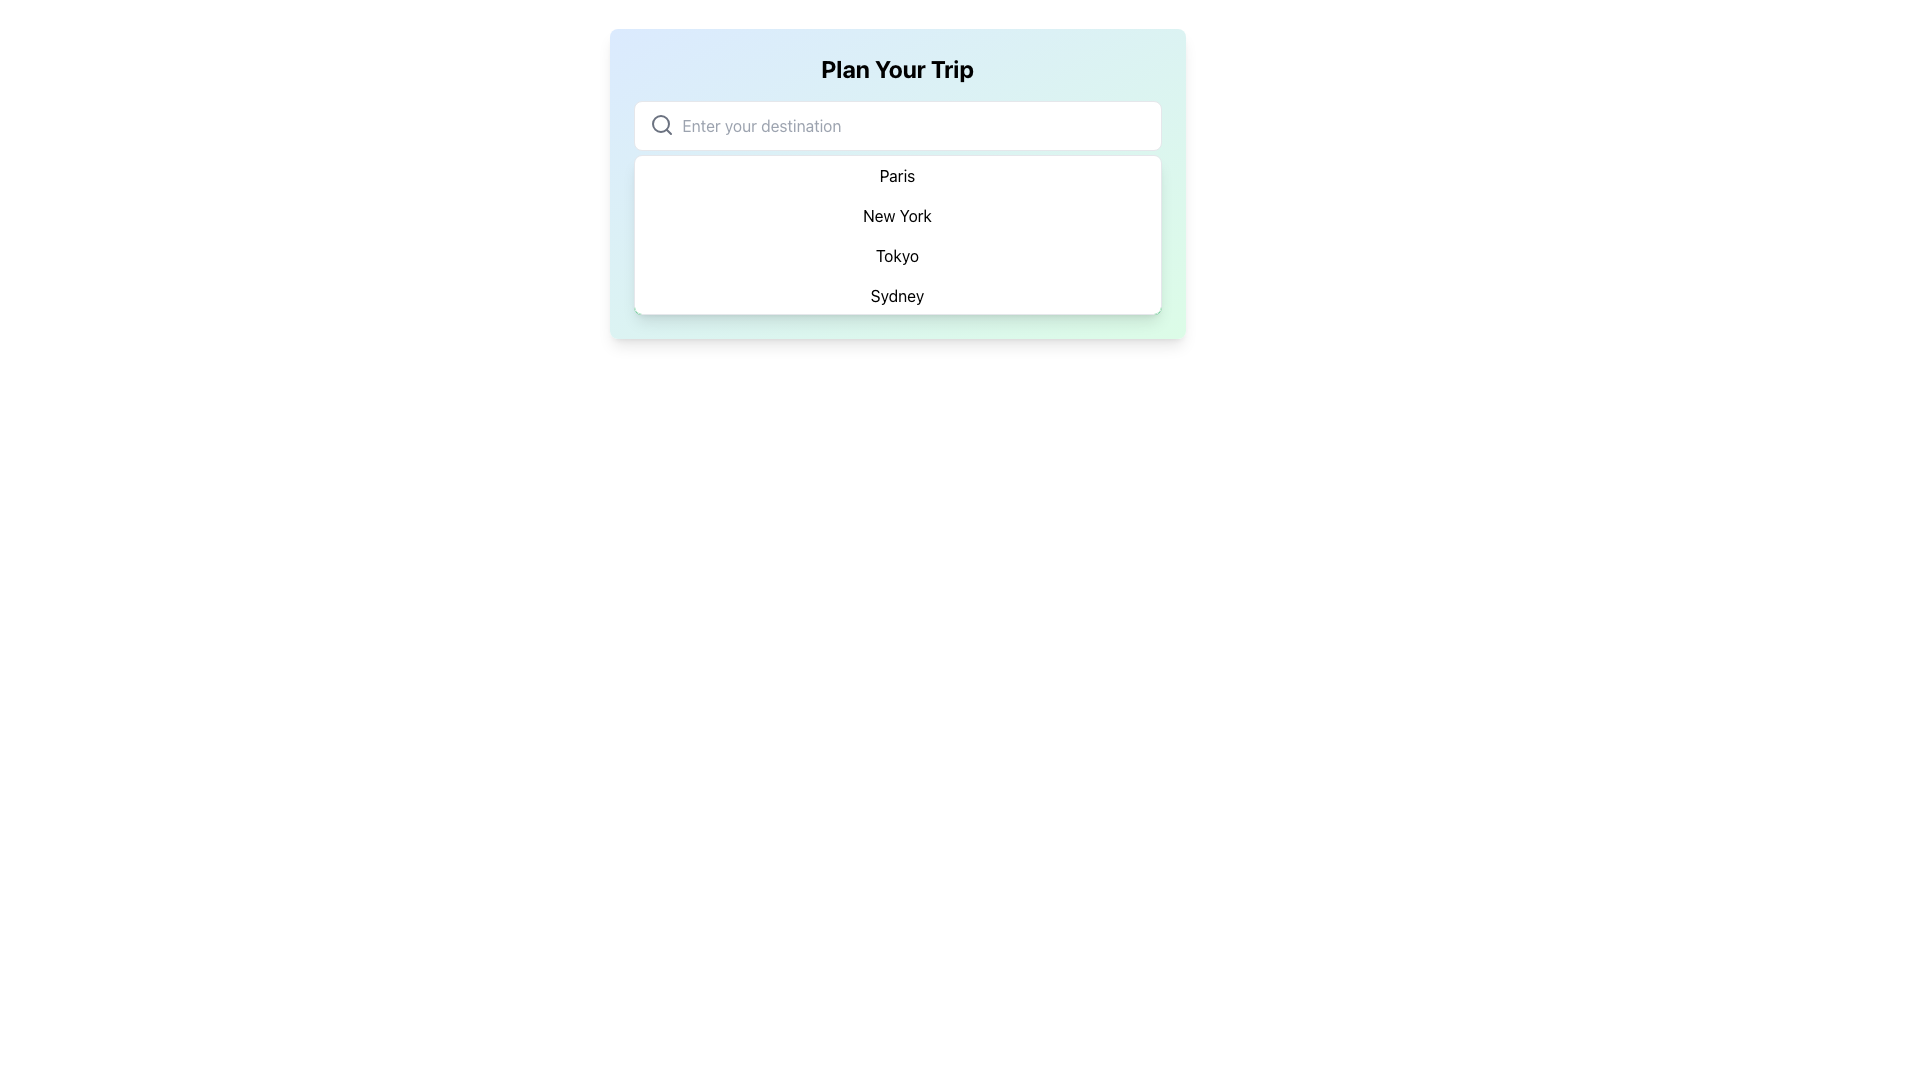 The height and width of the screenshot is (1080, 1920). What do you see at coordinates (896, 254) in the screenshot?
I see `the selectable list item labeled 'Tokyo', which is the third item in a vertical list within the dropdown menu under 'Enter your destination'` at bounding box center [896, 254].